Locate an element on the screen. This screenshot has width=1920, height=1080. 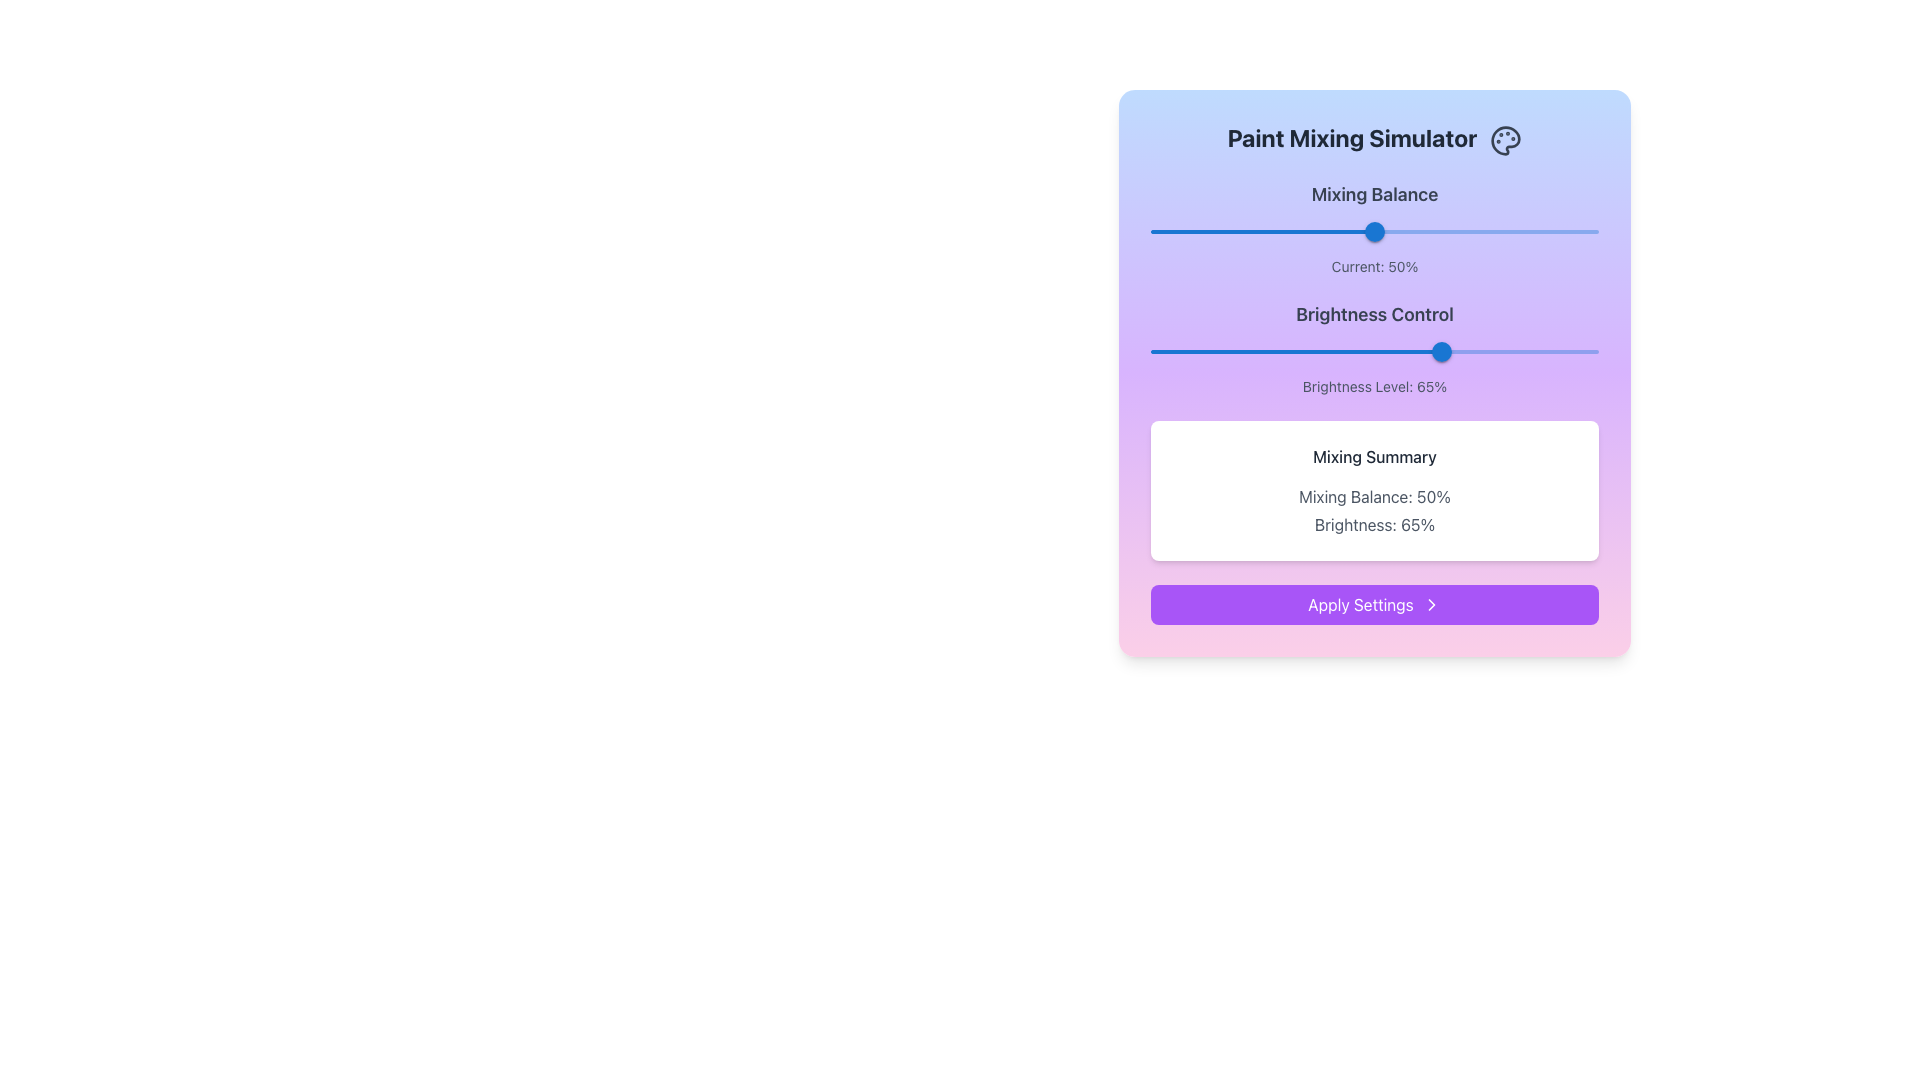
the Mixing Balance slider is located at coordinates (1266, 230).